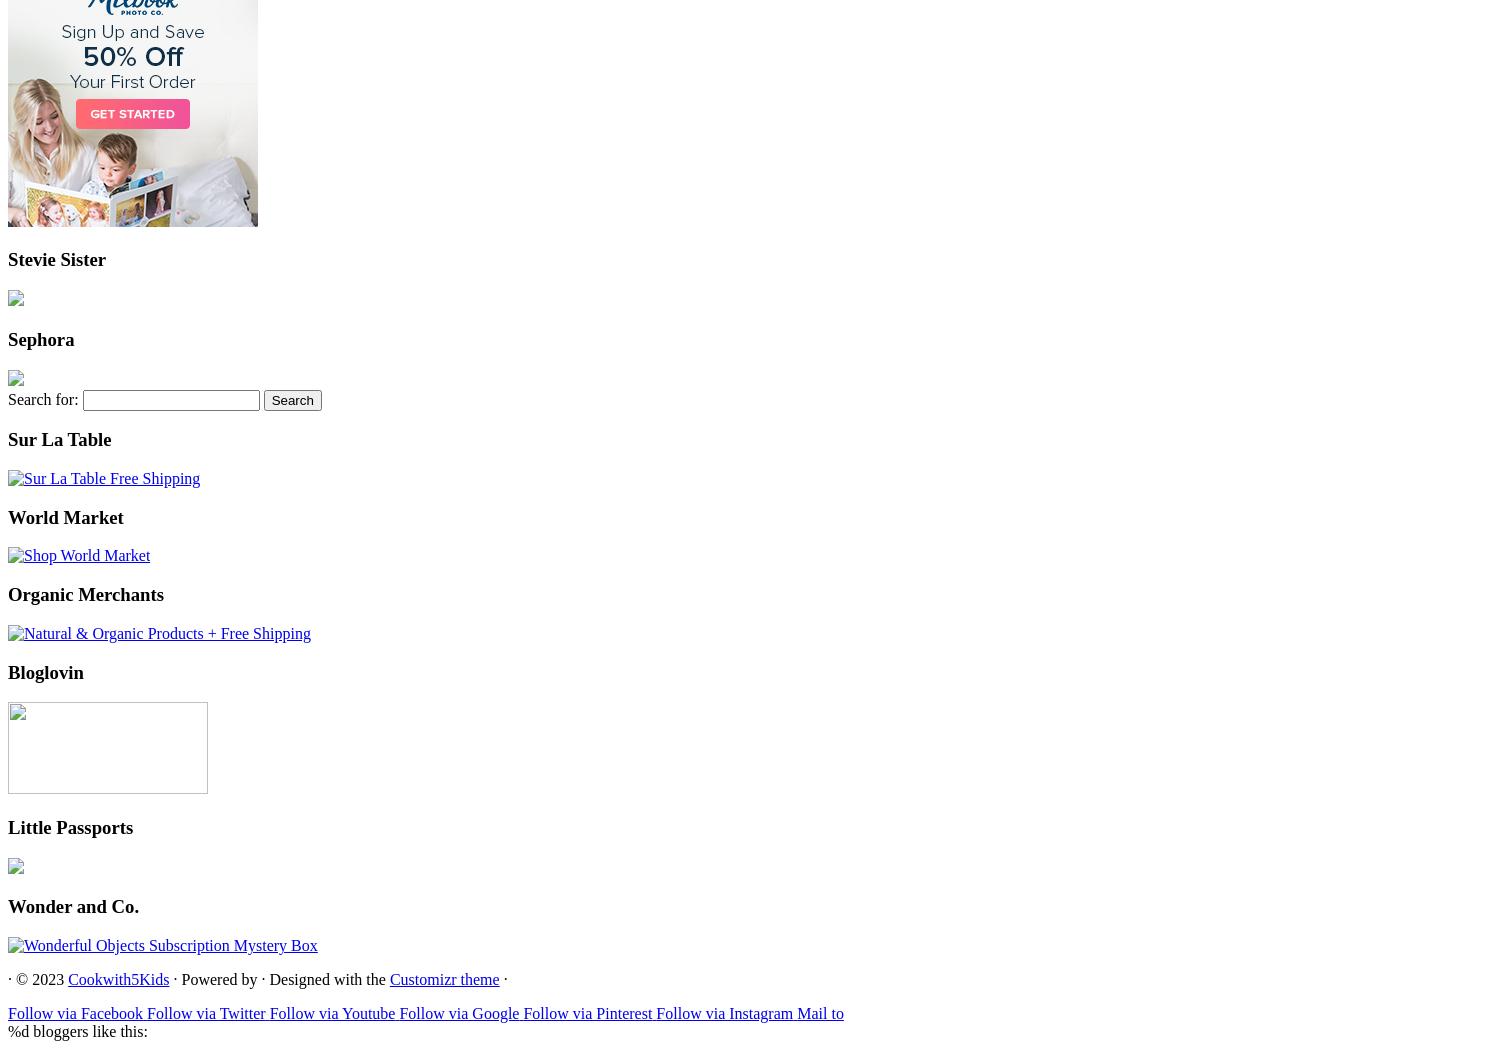 The image size is (1500, 1053). Describe the element at coordinates (69, 826) in the screenshot. I see `'Little Passports'` at that location.